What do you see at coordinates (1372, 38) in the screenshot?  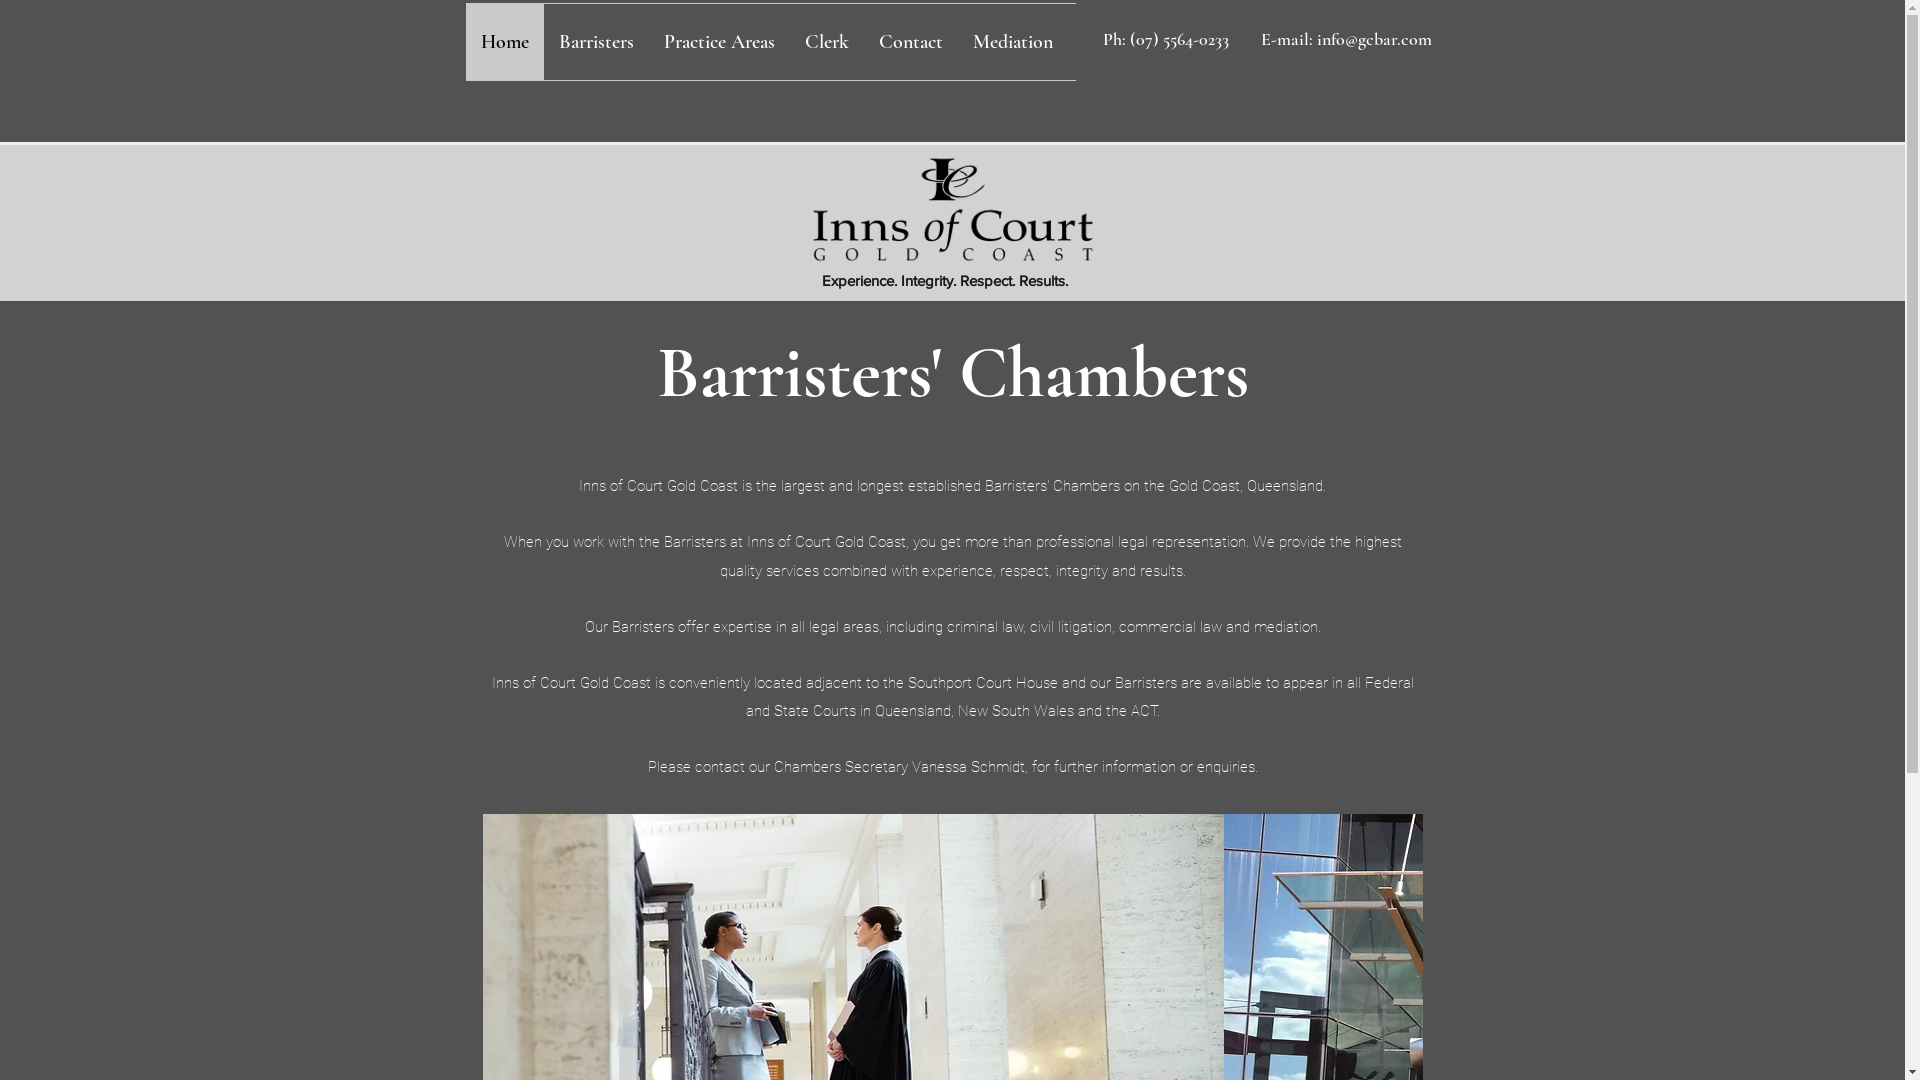 I see `'info@gcbar.com'` at bounding box center [1372, 38].